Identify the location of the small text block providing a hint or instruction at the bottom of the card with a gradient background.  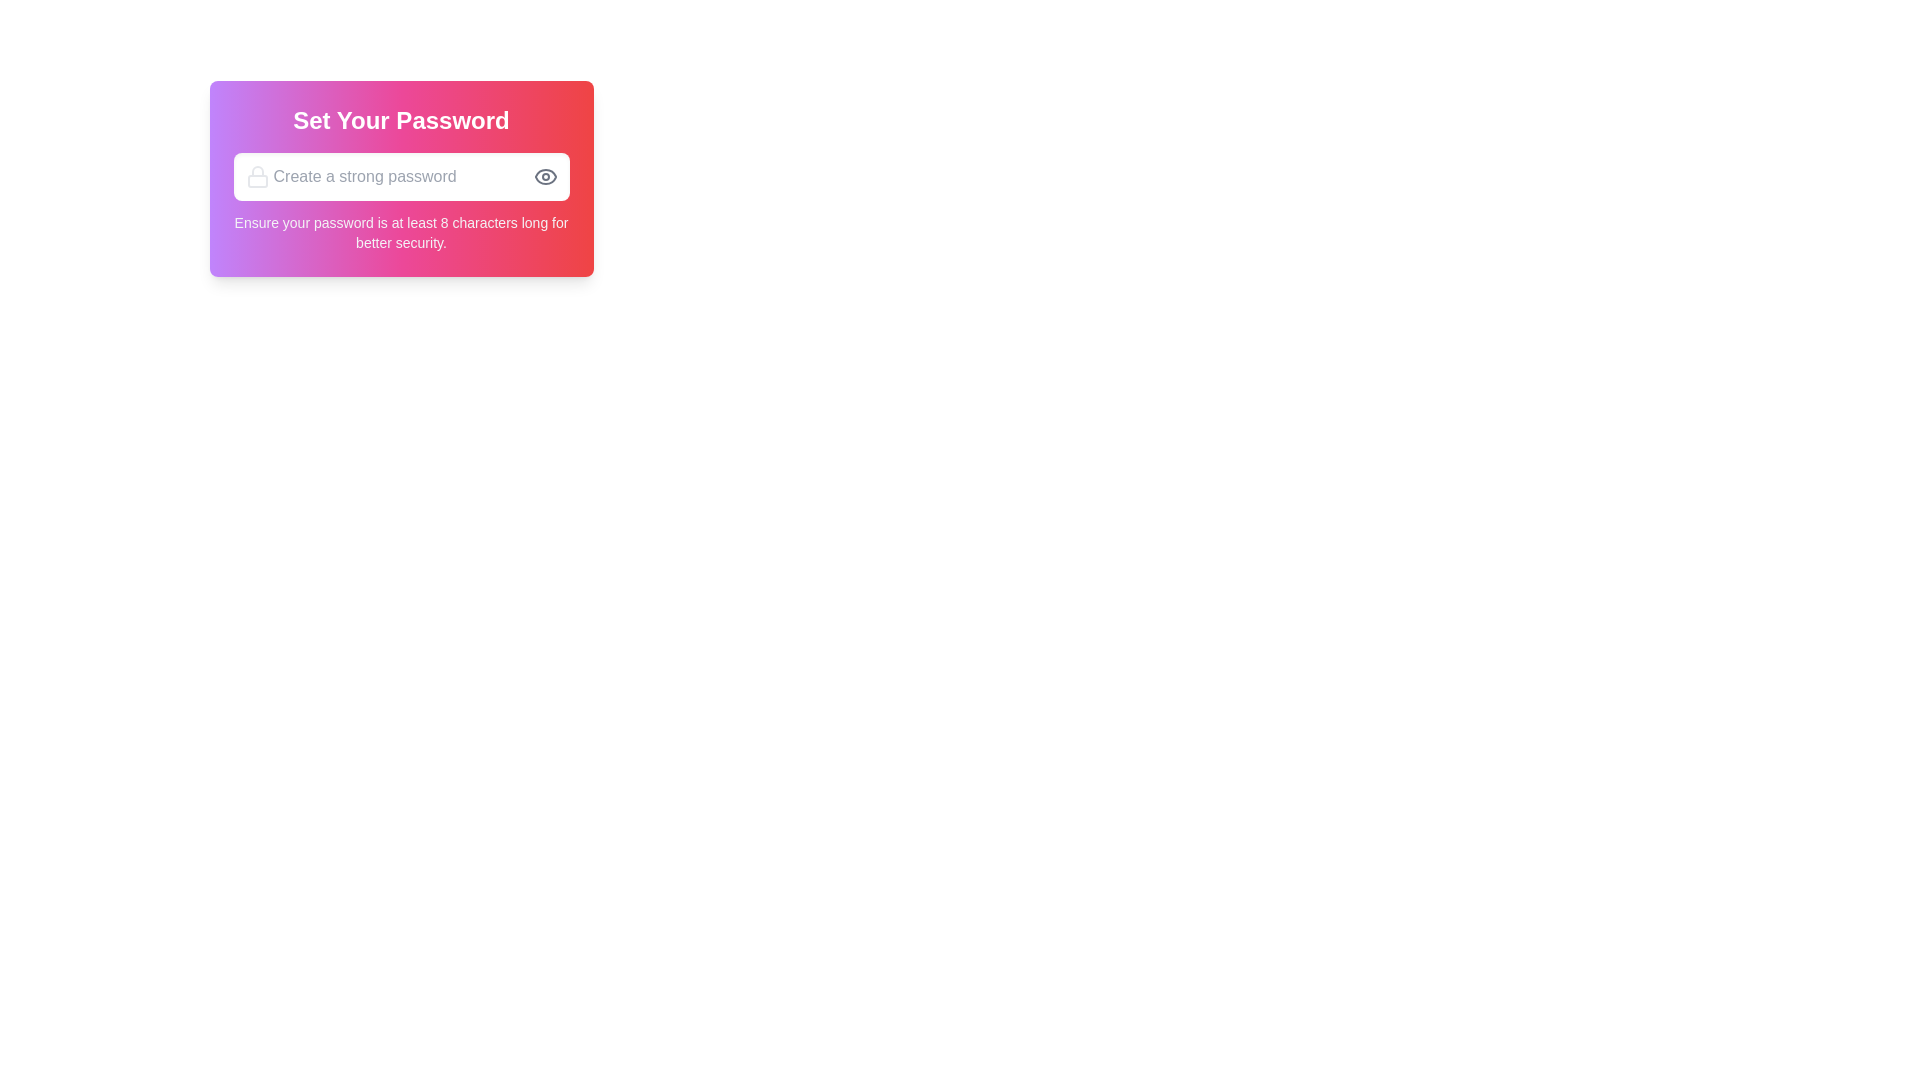
(400, 231).